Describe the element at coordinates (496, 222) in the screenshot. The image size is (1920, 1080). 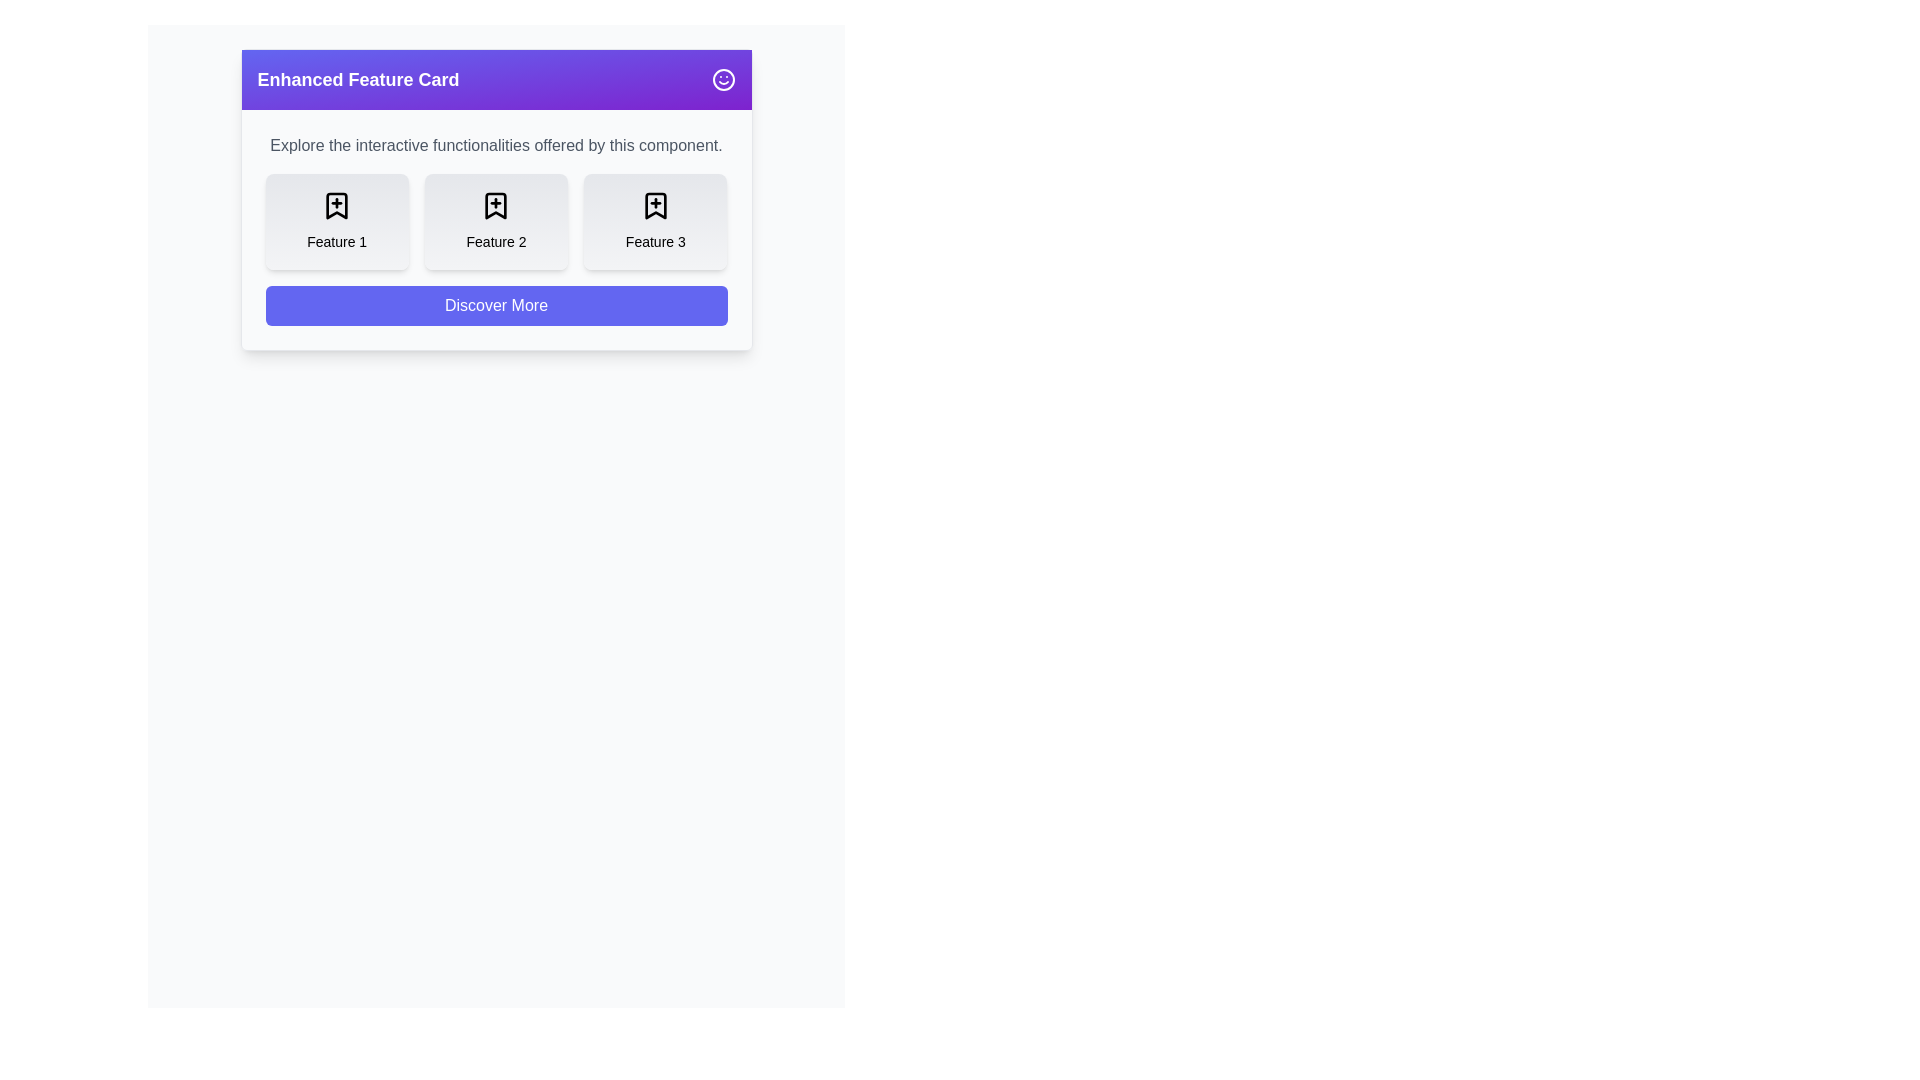
I see `the centrally positioned card in the Grid Layout` at that location.